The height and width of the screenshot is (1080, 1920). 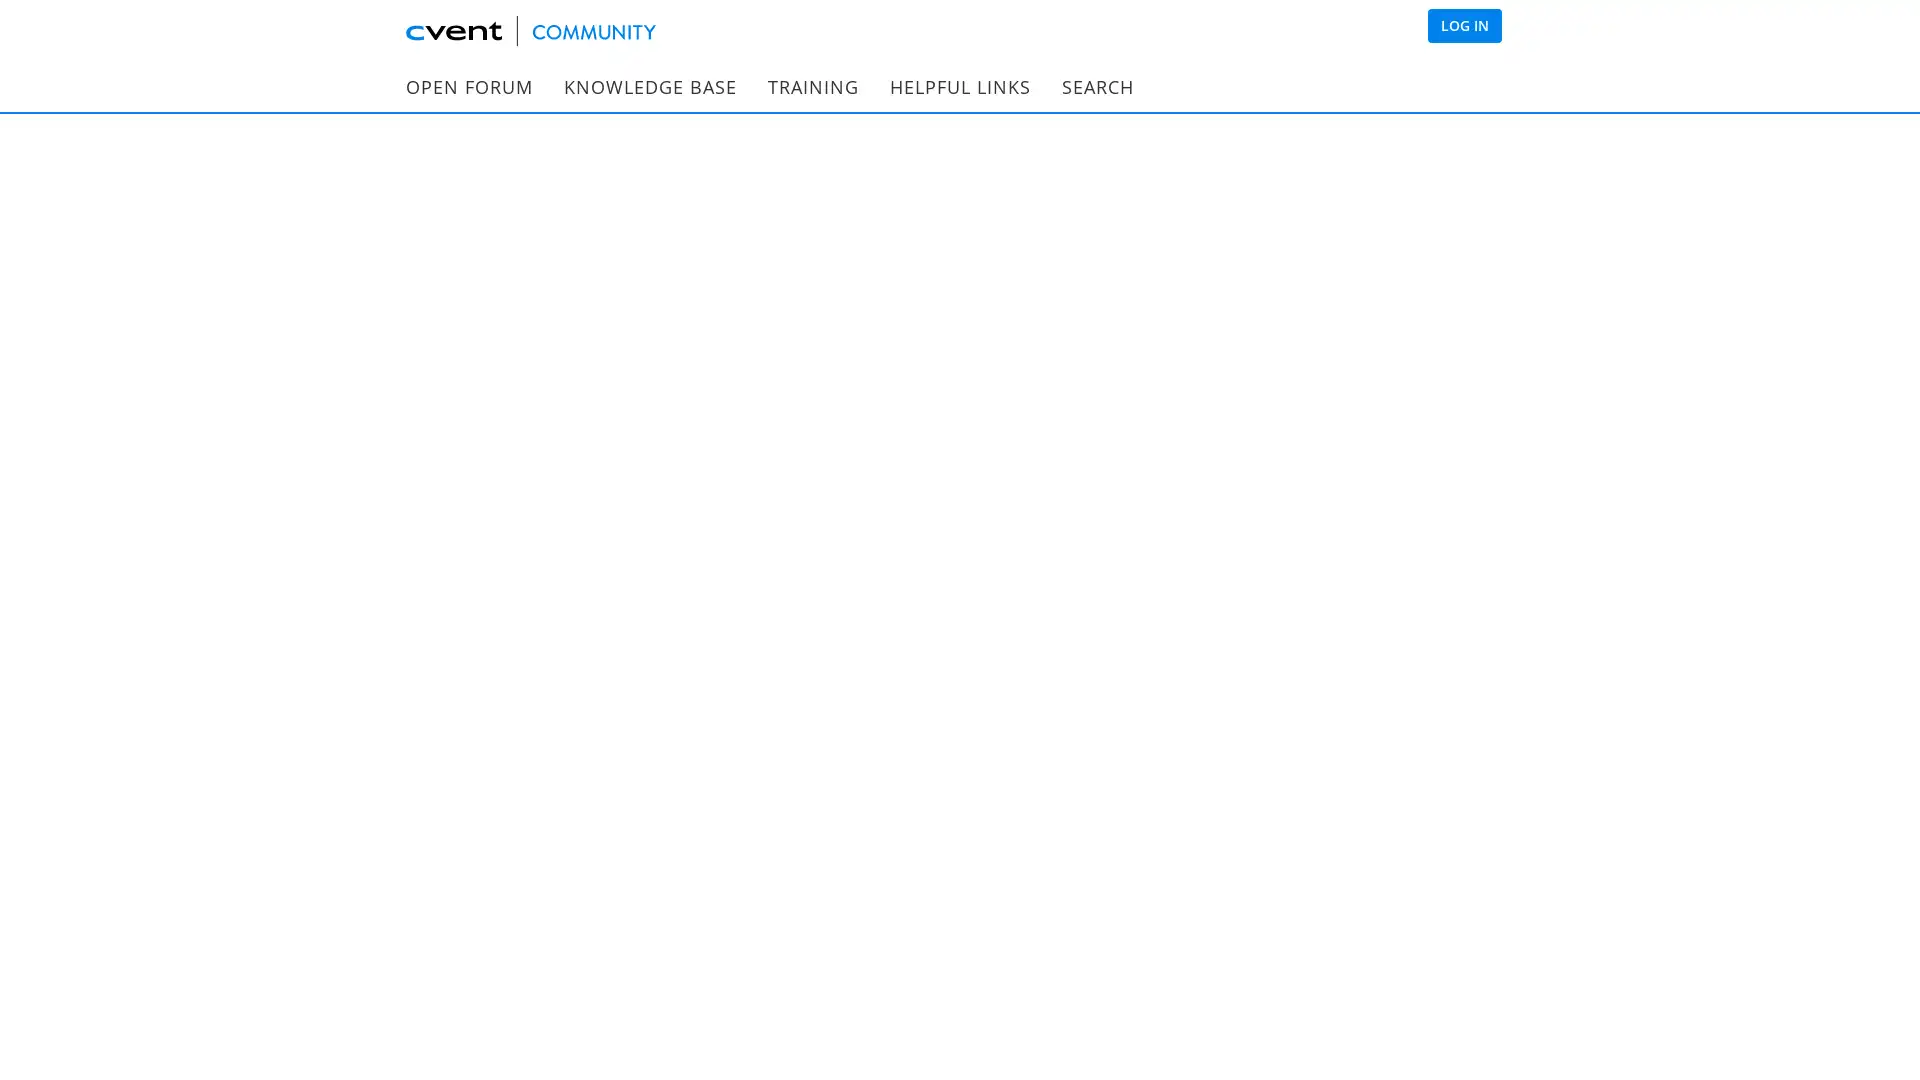 What do you see at coordinates (1464, 26) in the screenshot?
I see `LOG IN` at bounding box center [1464, 26].